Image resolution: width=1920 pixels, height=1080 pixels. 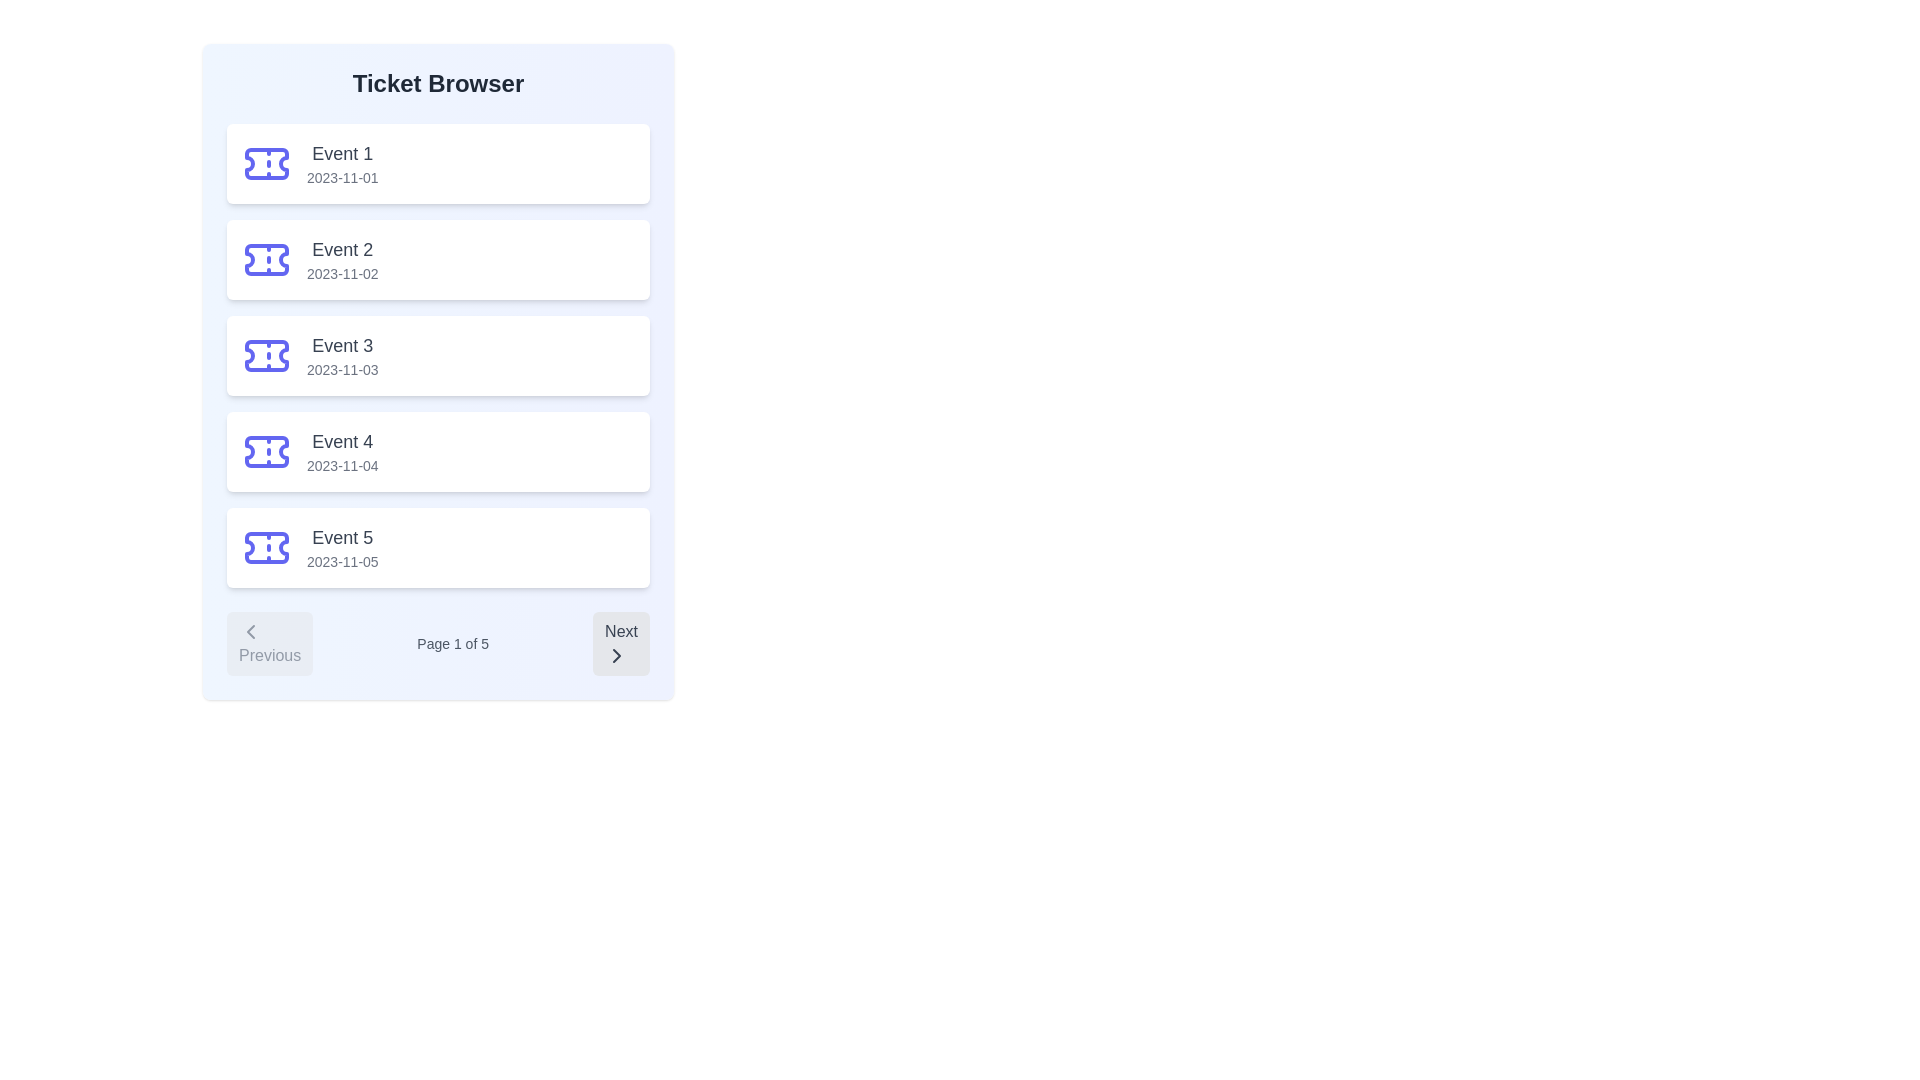 I want to click on the static text displaying 'Page 1 of 5', which is centrally located between the 'Previous' and 'Next' buttons at the bottom center of the interface, so click(x=452, y=644).